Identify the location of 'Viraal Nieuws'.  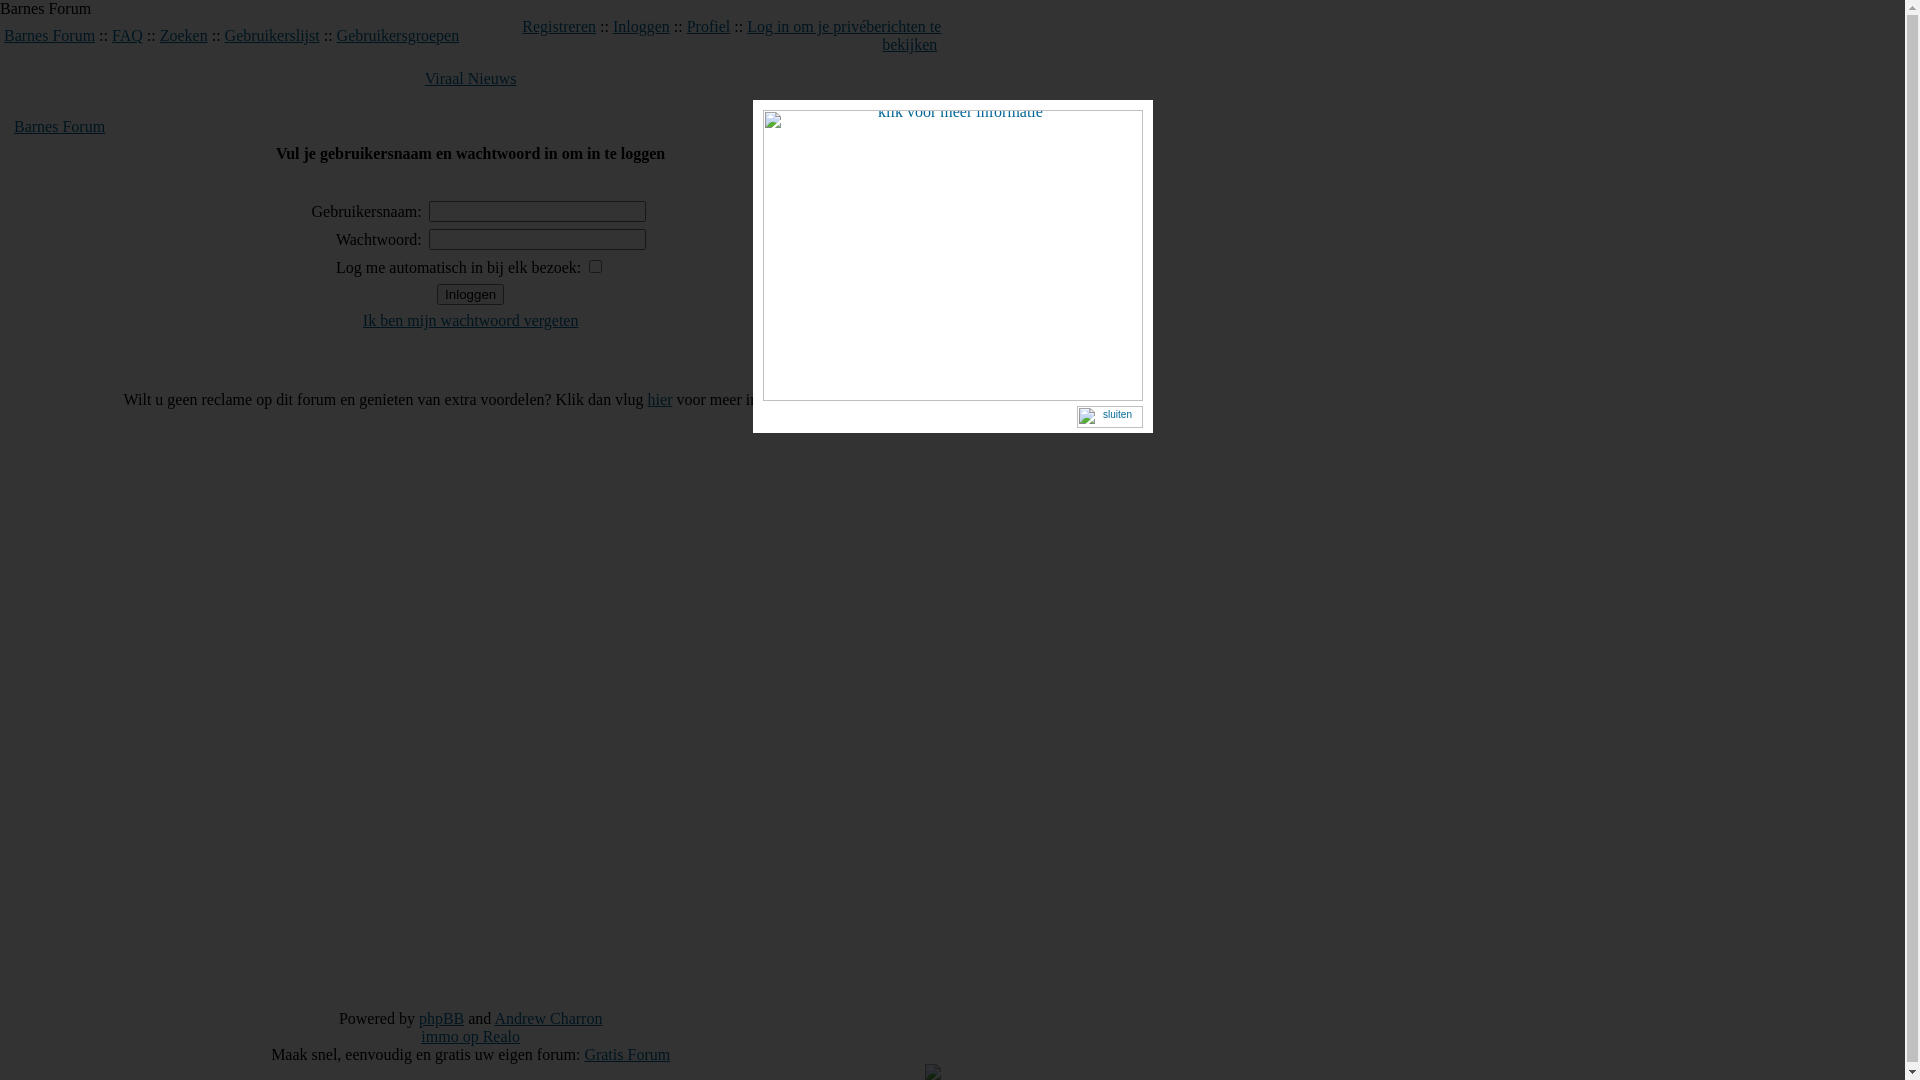
(469, 77).